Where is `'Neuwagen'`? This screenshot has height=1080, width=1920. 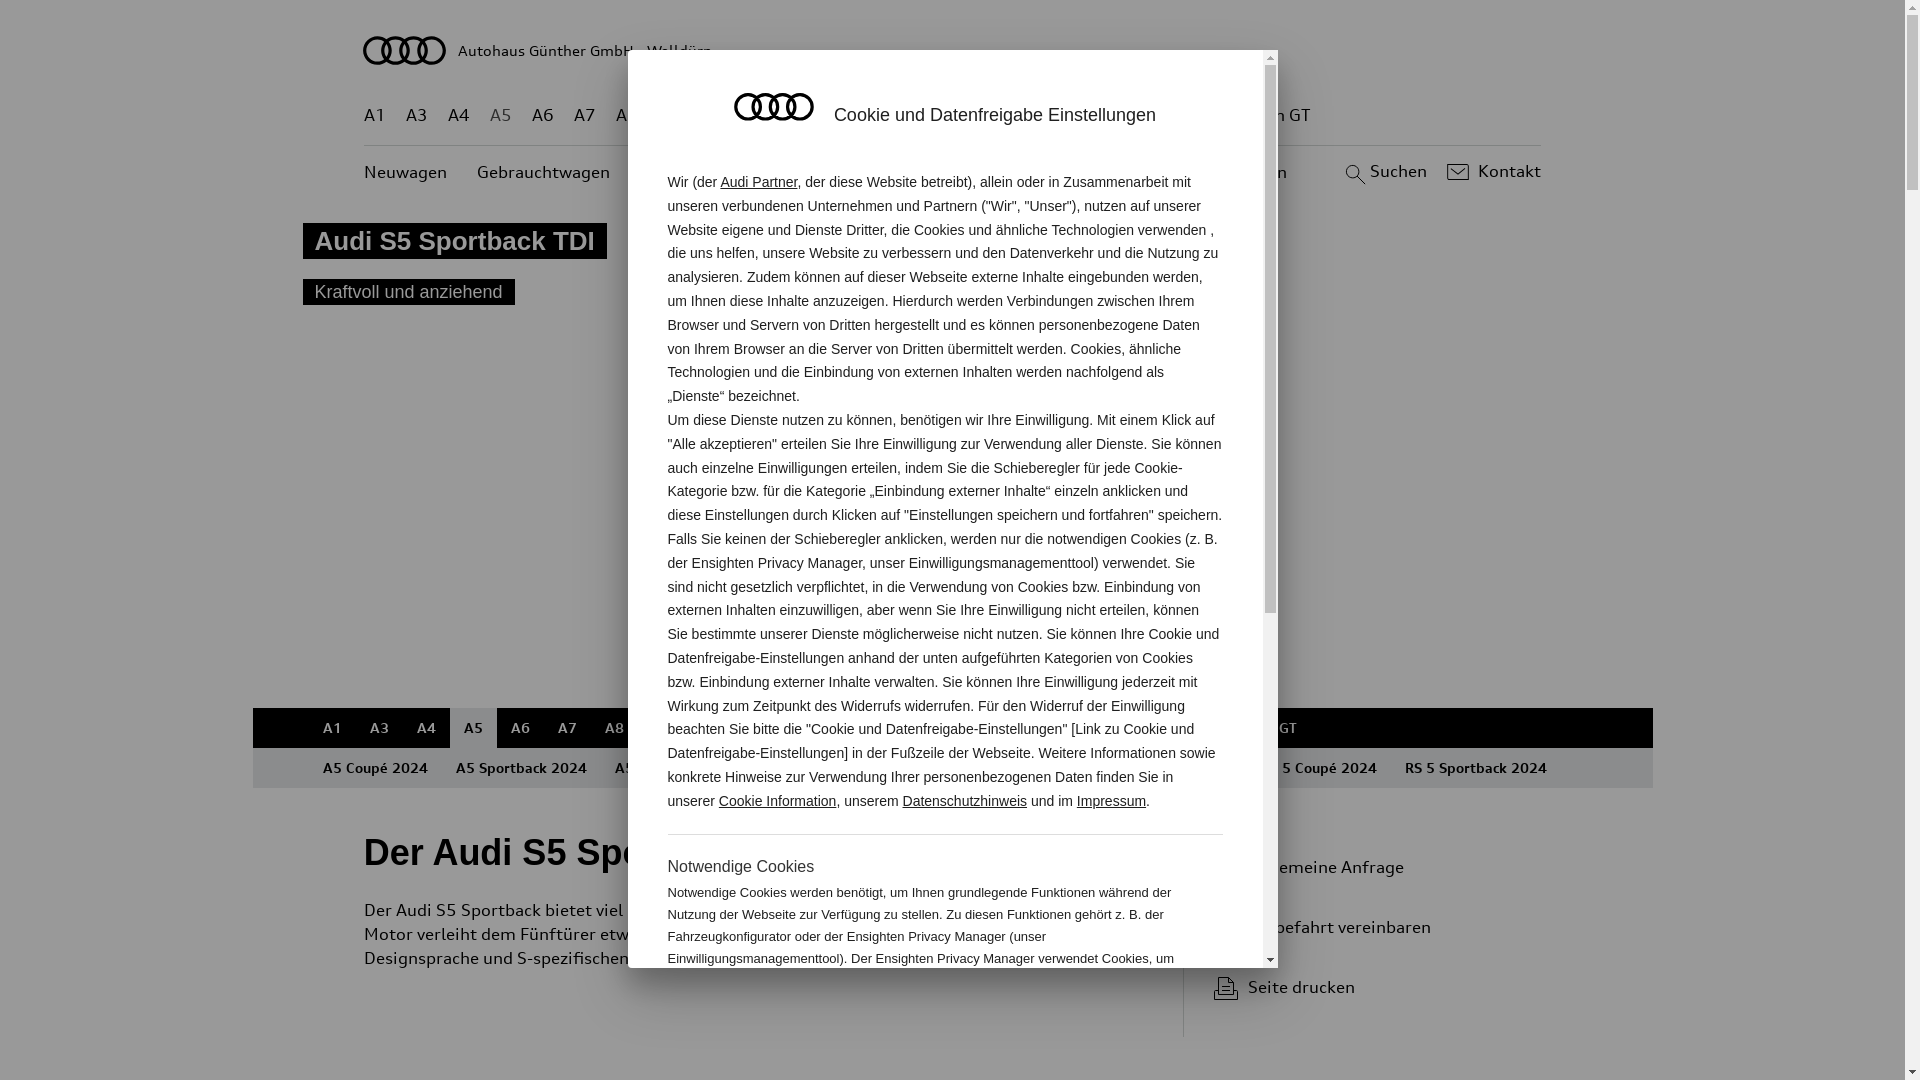 'Neuwagen' is located at coordinates (404, 171).